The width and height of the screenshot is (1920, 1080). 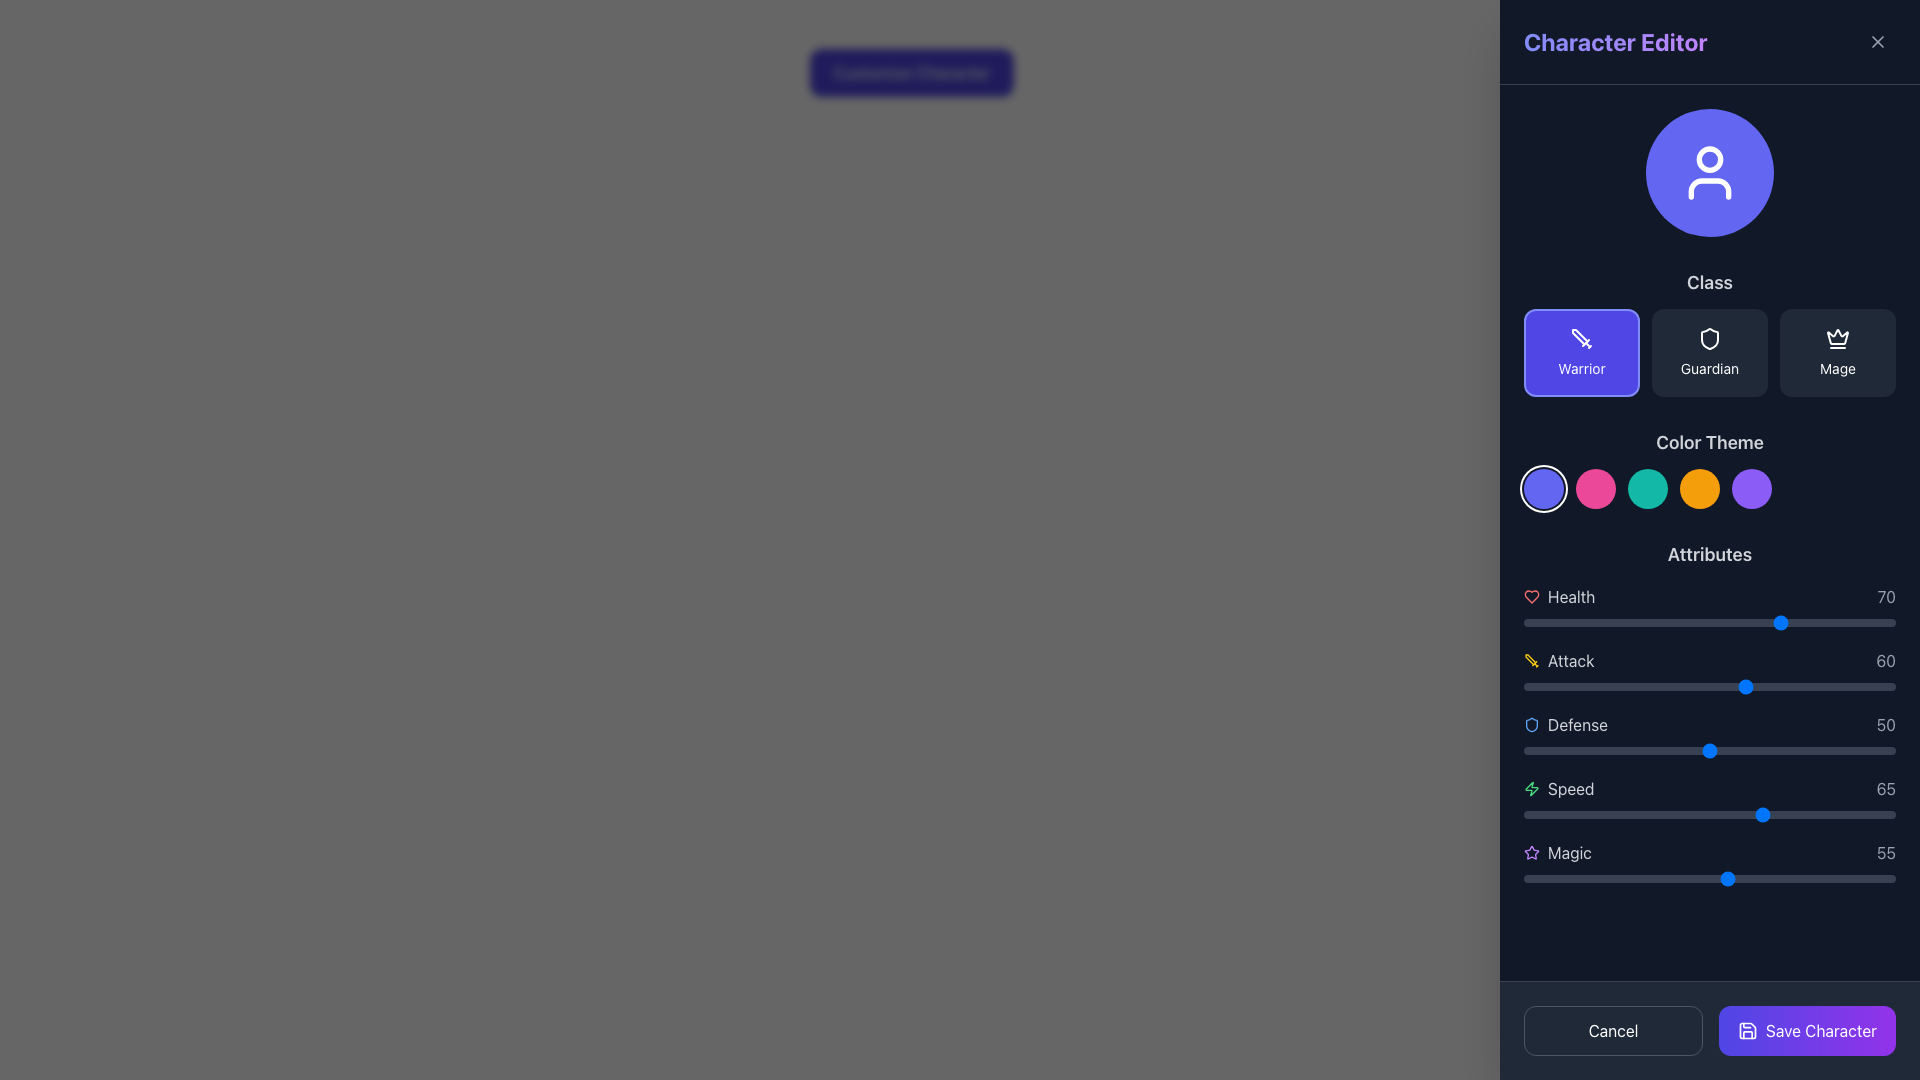 What do you see at coordinates (1657, 685) in the screenshot?
I see `the 'Attack' attribute slider` at bounding box center [1657, 685].